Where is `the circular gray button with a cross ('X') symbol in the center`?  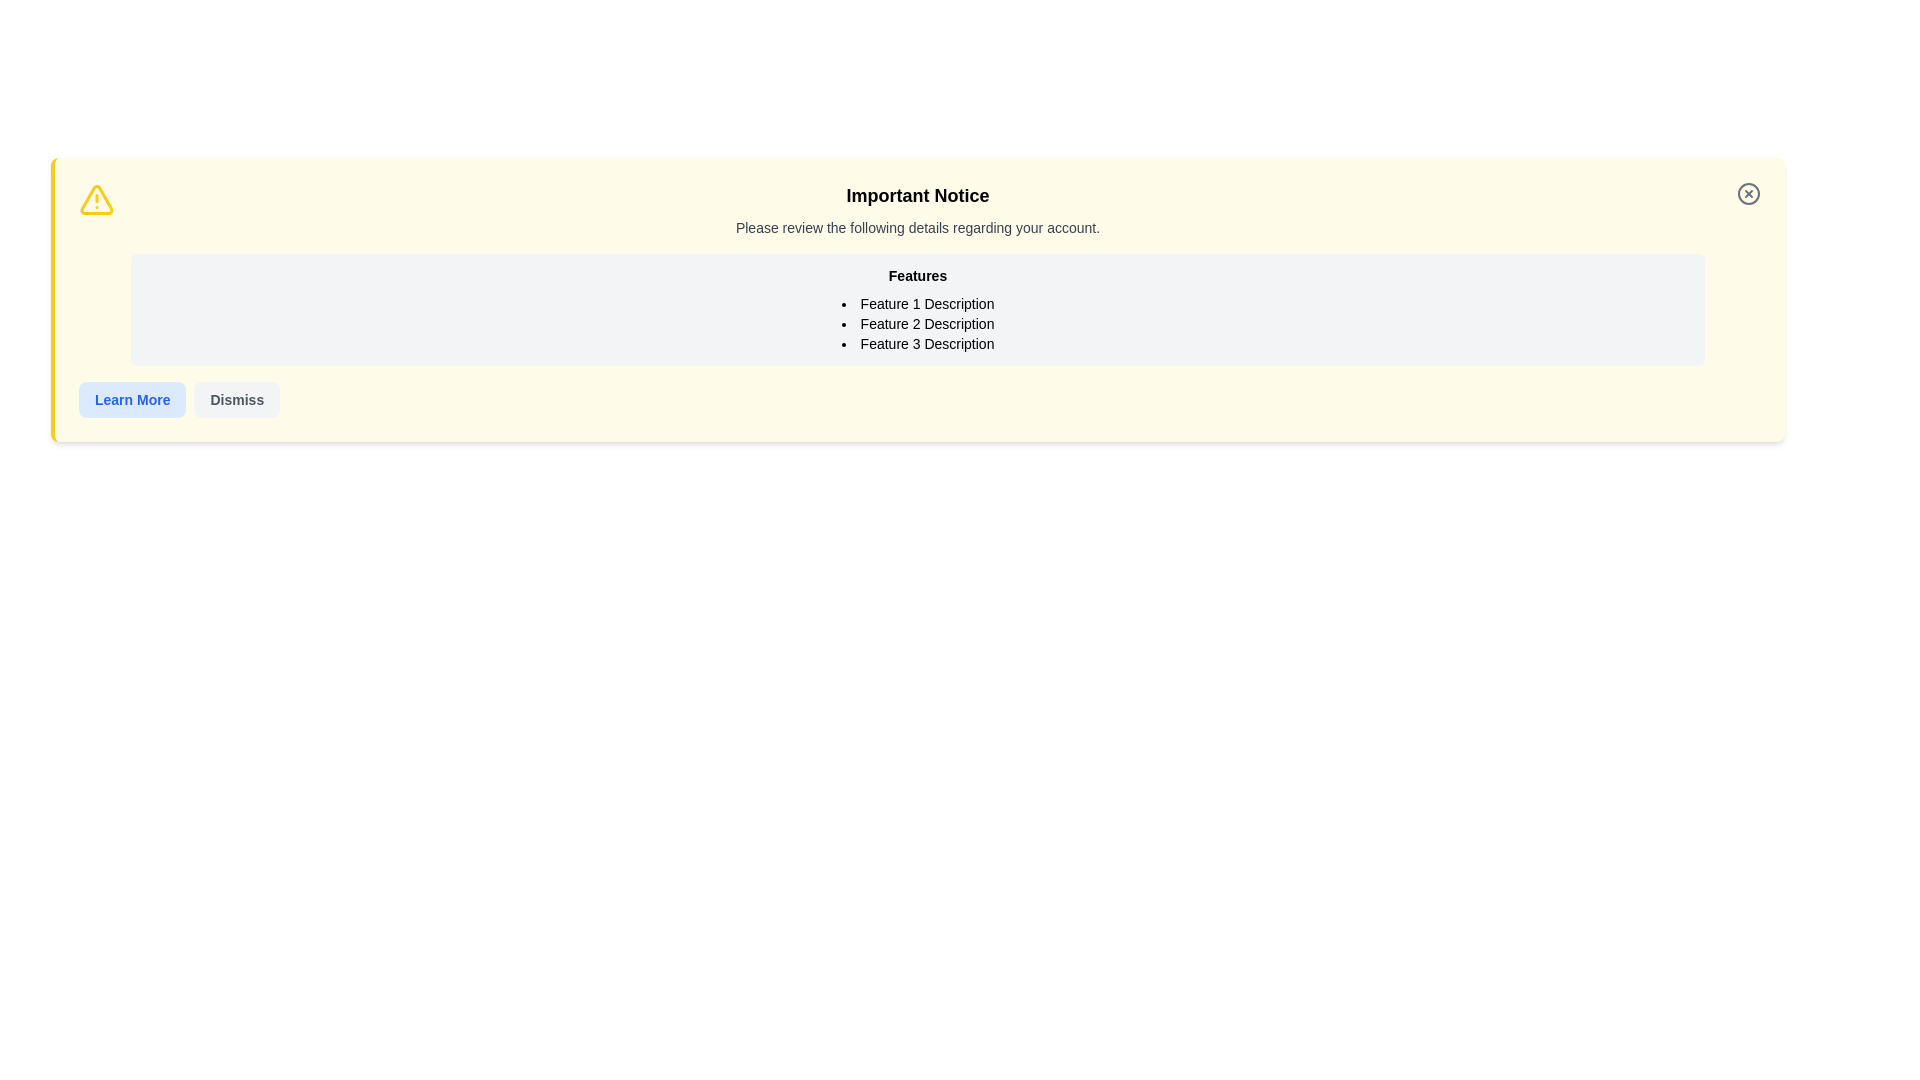
the circular gray button with a cross ('X') symbol in the center is located at coordinates (1747, 193).